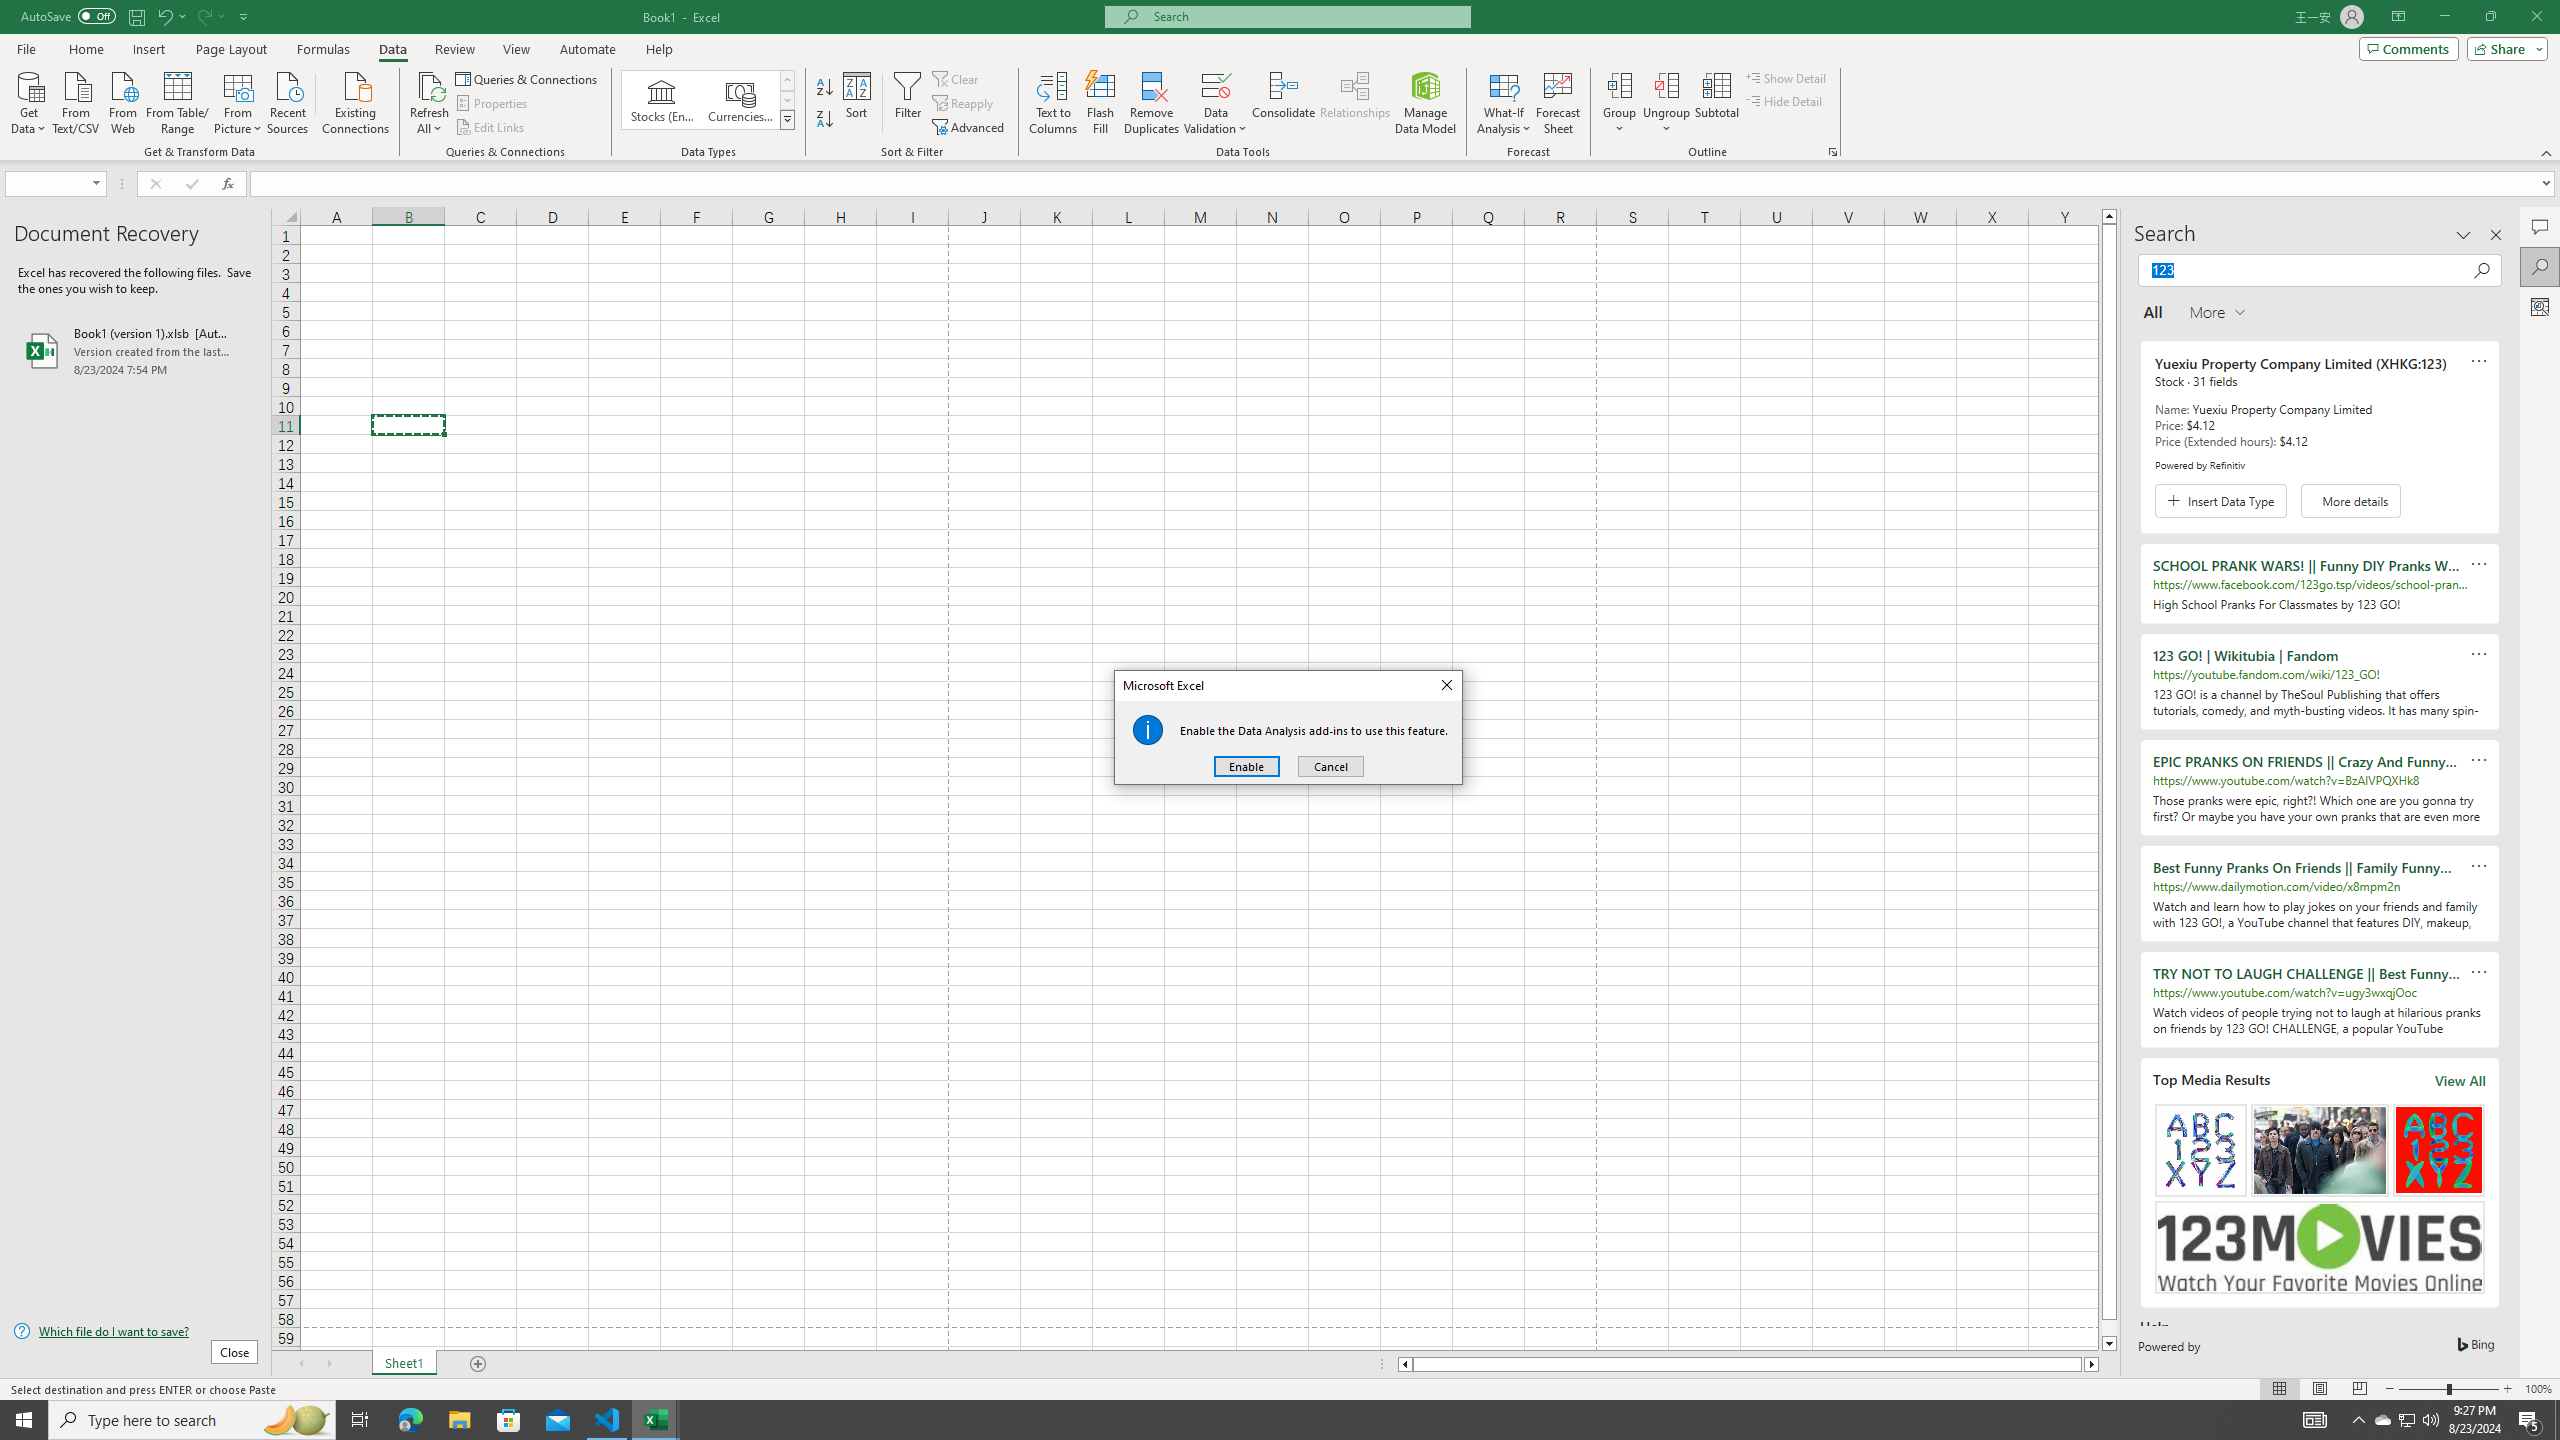  What do you see at coordinates (2429, 1418) in the screenshot?
I see `'Q2790: 100%'` at bounding box center [2429, 1418].